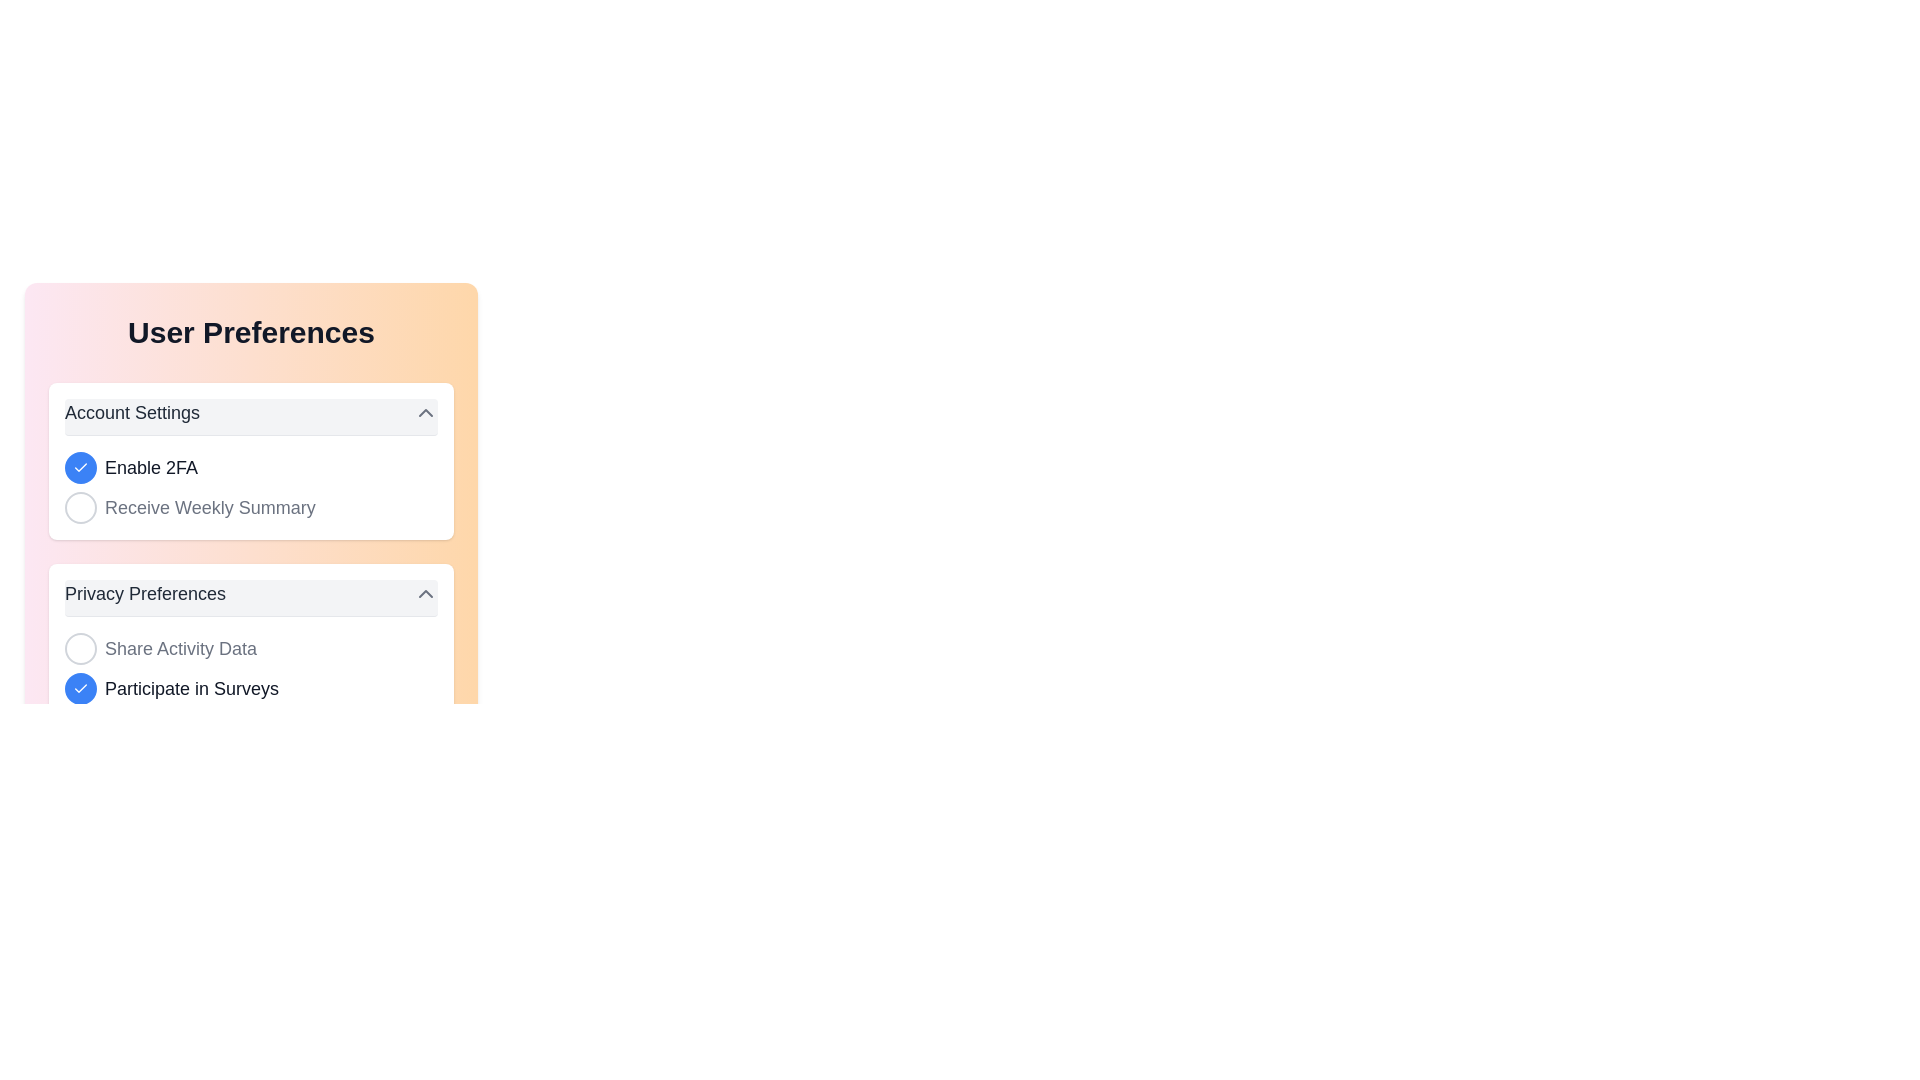  What do you see at coordinates (425, 411) in the screenshot?
I see `the chevron icon` at bounding box center [425, 411].